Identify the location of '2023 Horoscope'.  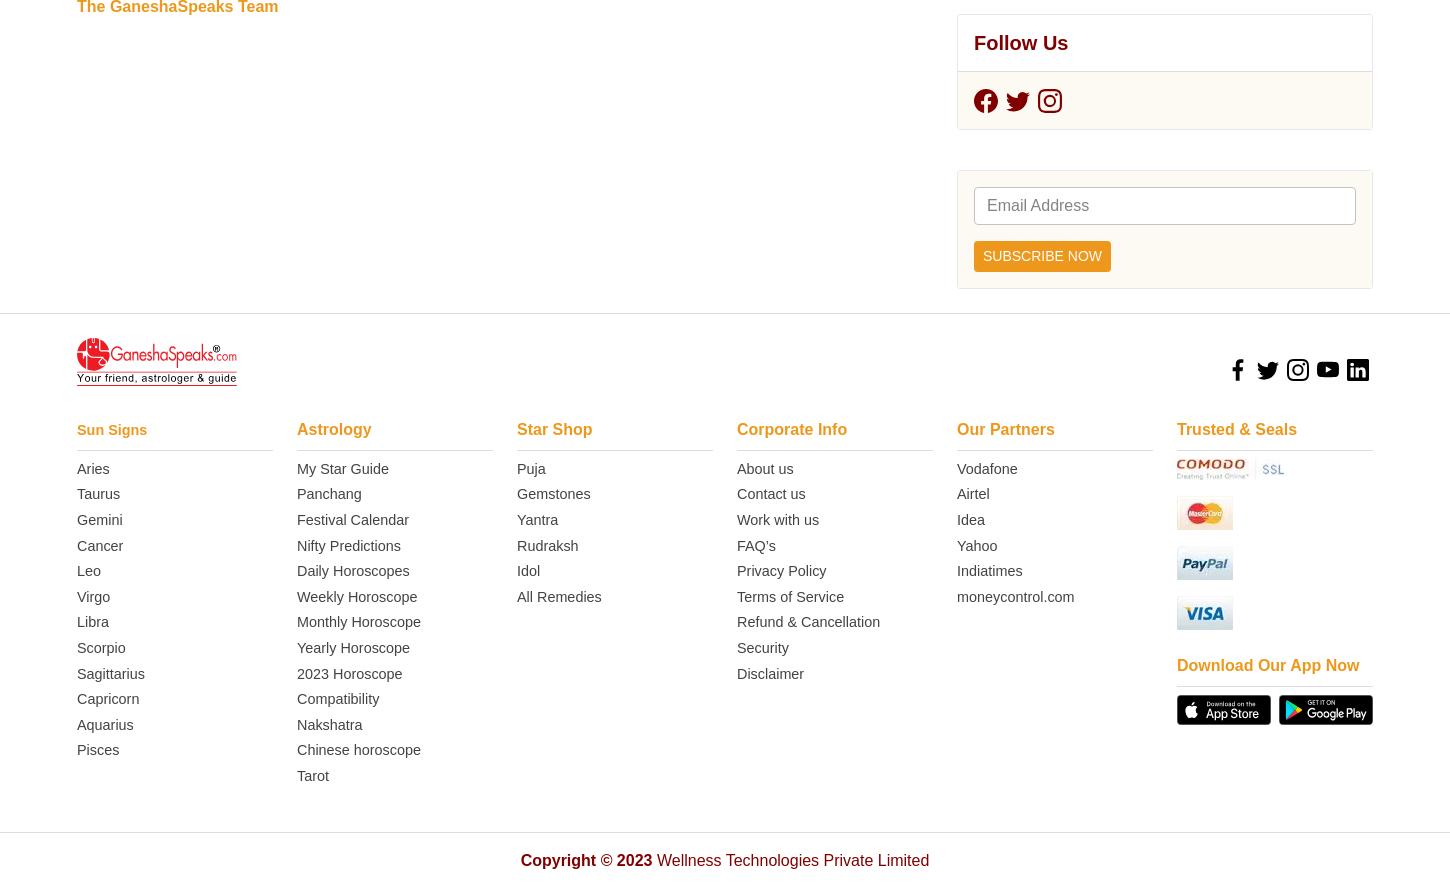
(296, 39).